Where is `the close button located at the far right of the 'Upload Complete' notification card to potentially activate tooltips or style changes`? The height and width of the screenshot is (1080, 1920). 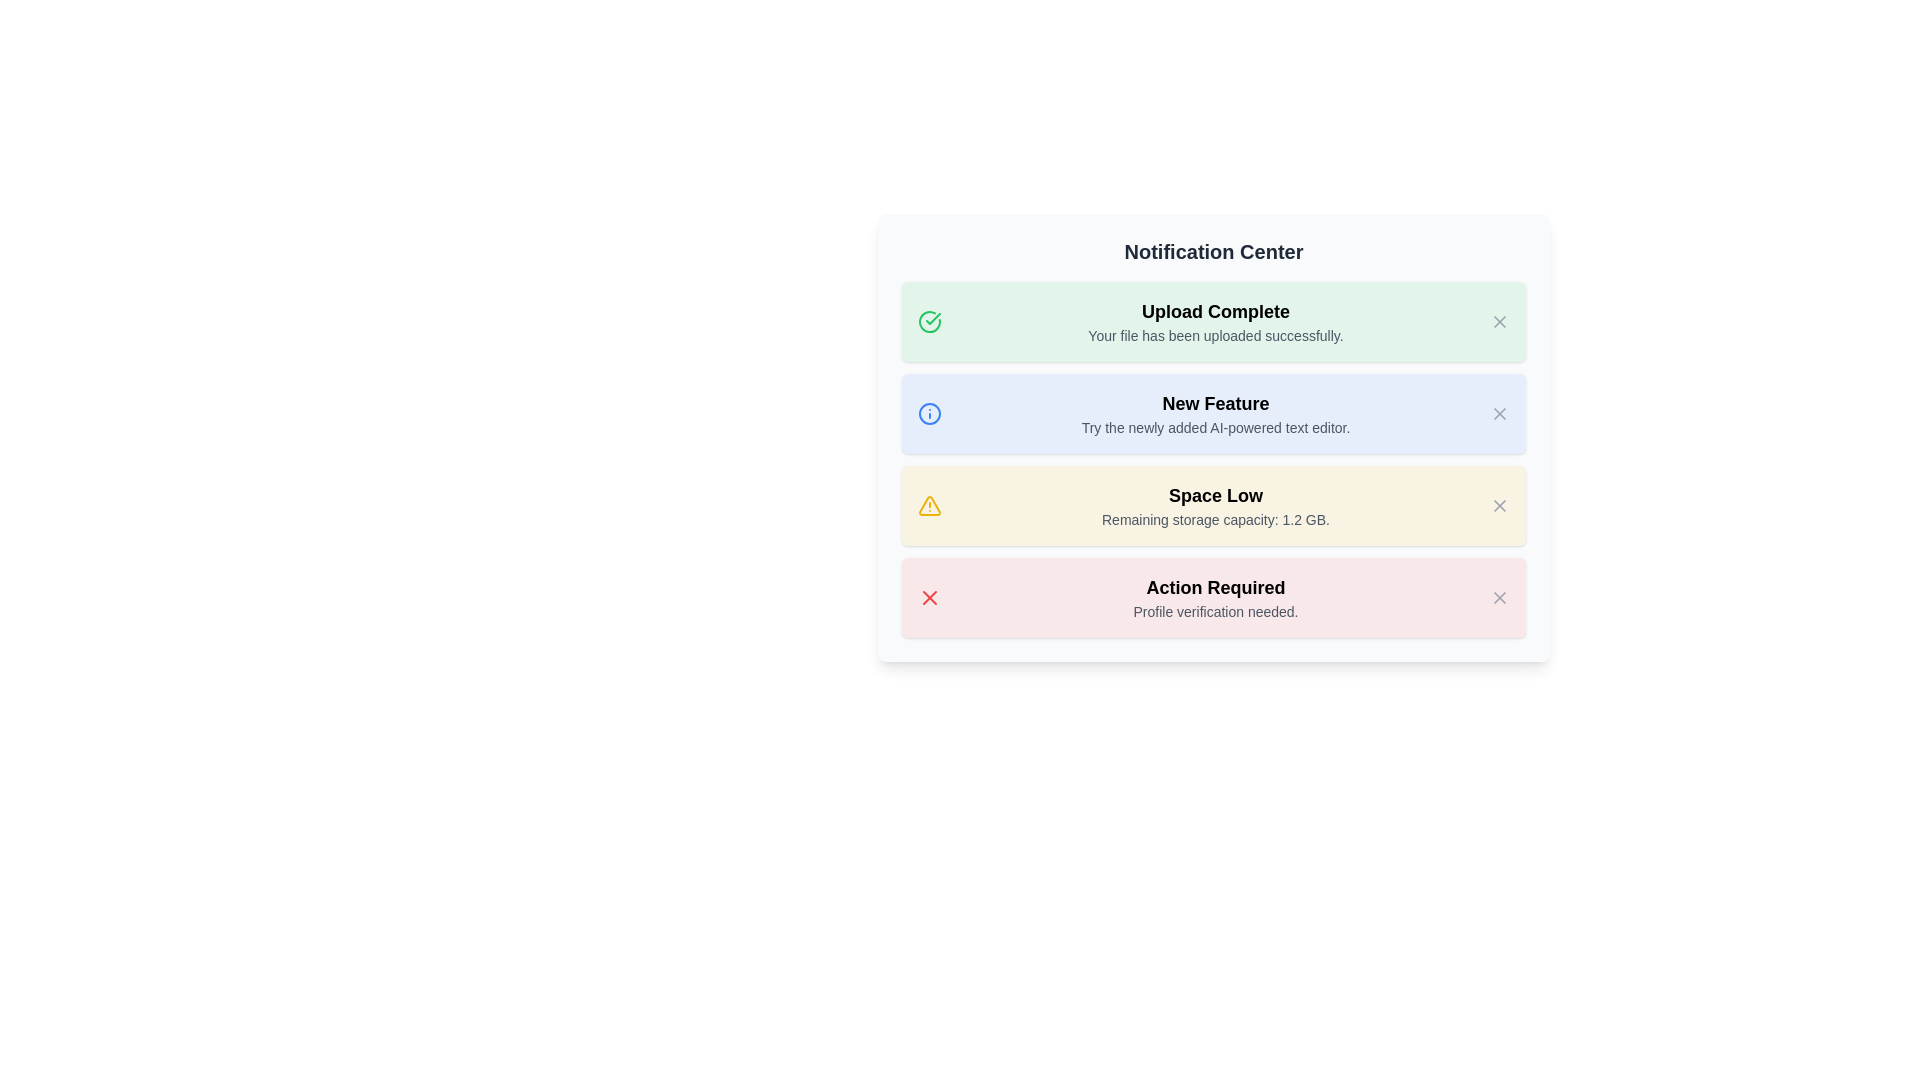
the close button located at the far right of the 'Upload Complete' notification card to potentially activate tooltips or style changes is located at coordinates (1499, 320).